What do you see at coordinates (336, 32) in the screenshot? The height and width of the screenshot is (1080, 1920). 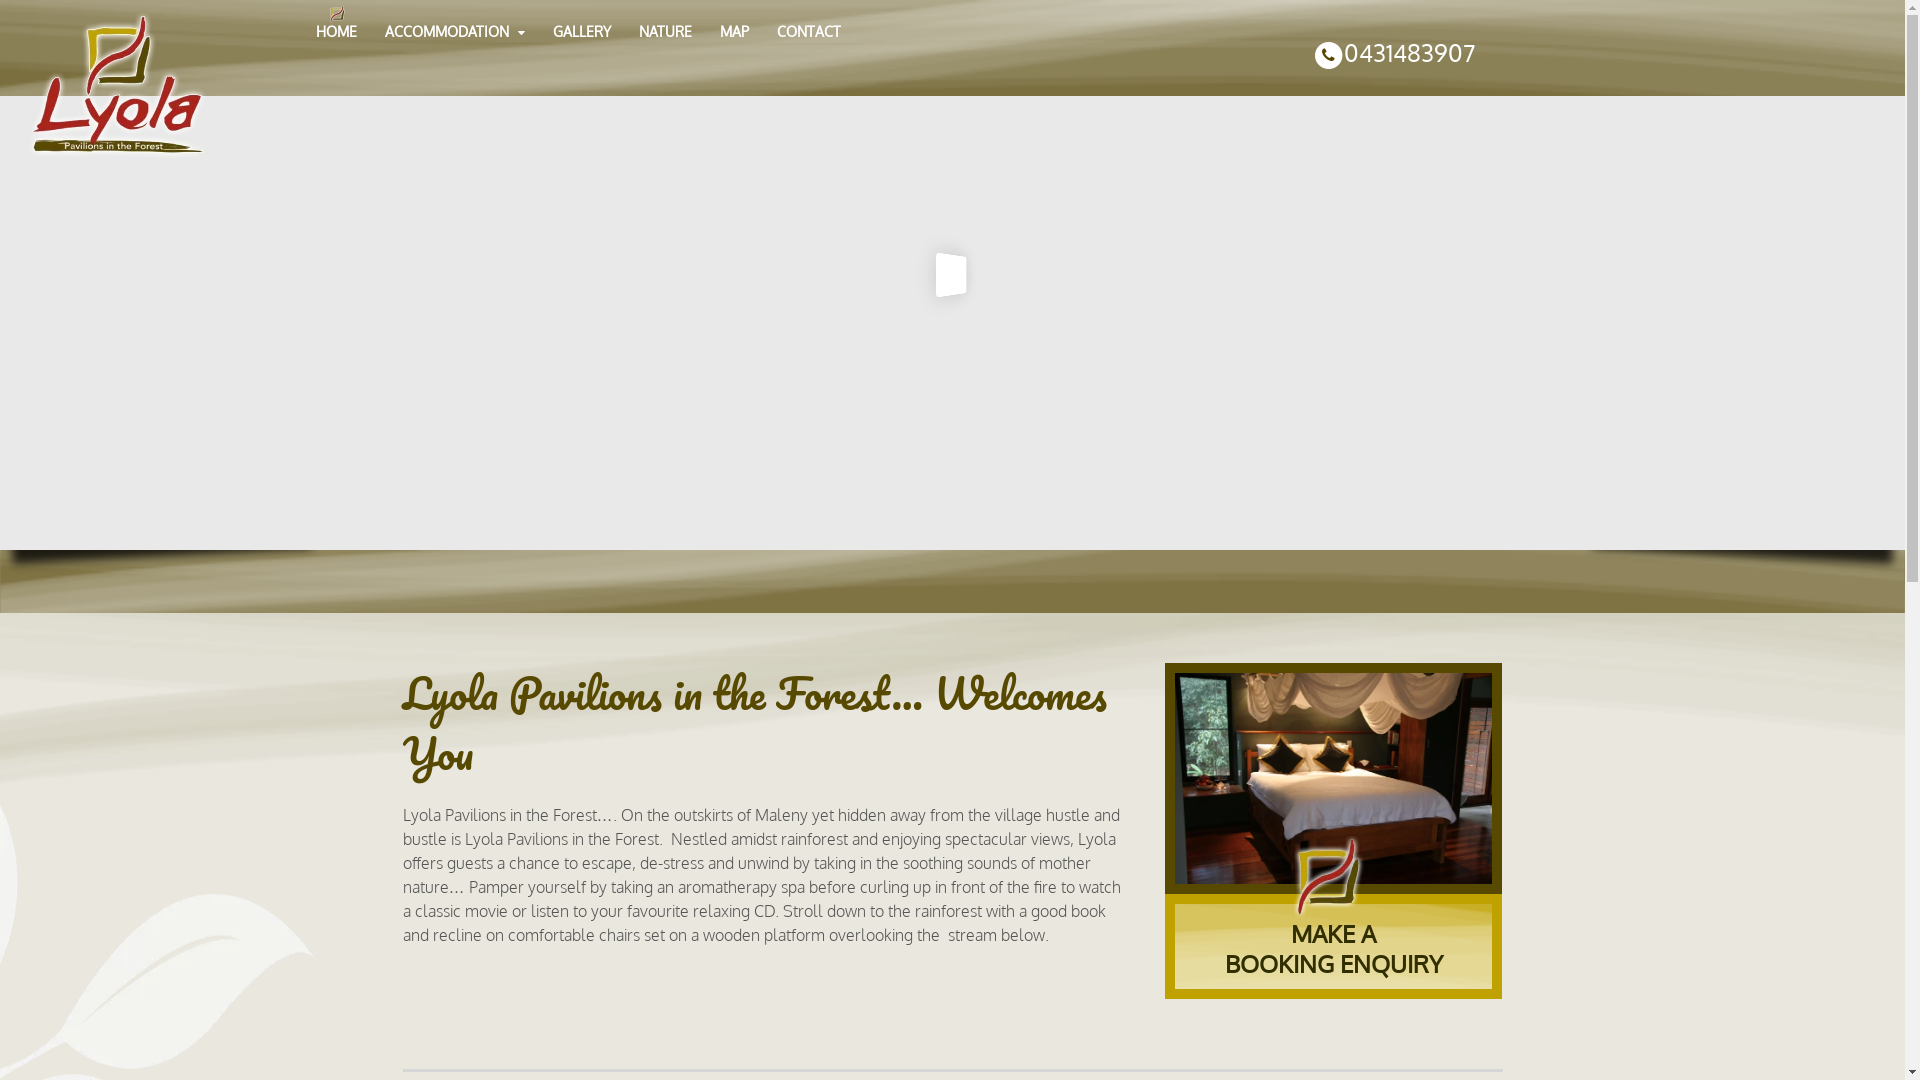 I see `'HOME'` at bounding box center [336, 32].